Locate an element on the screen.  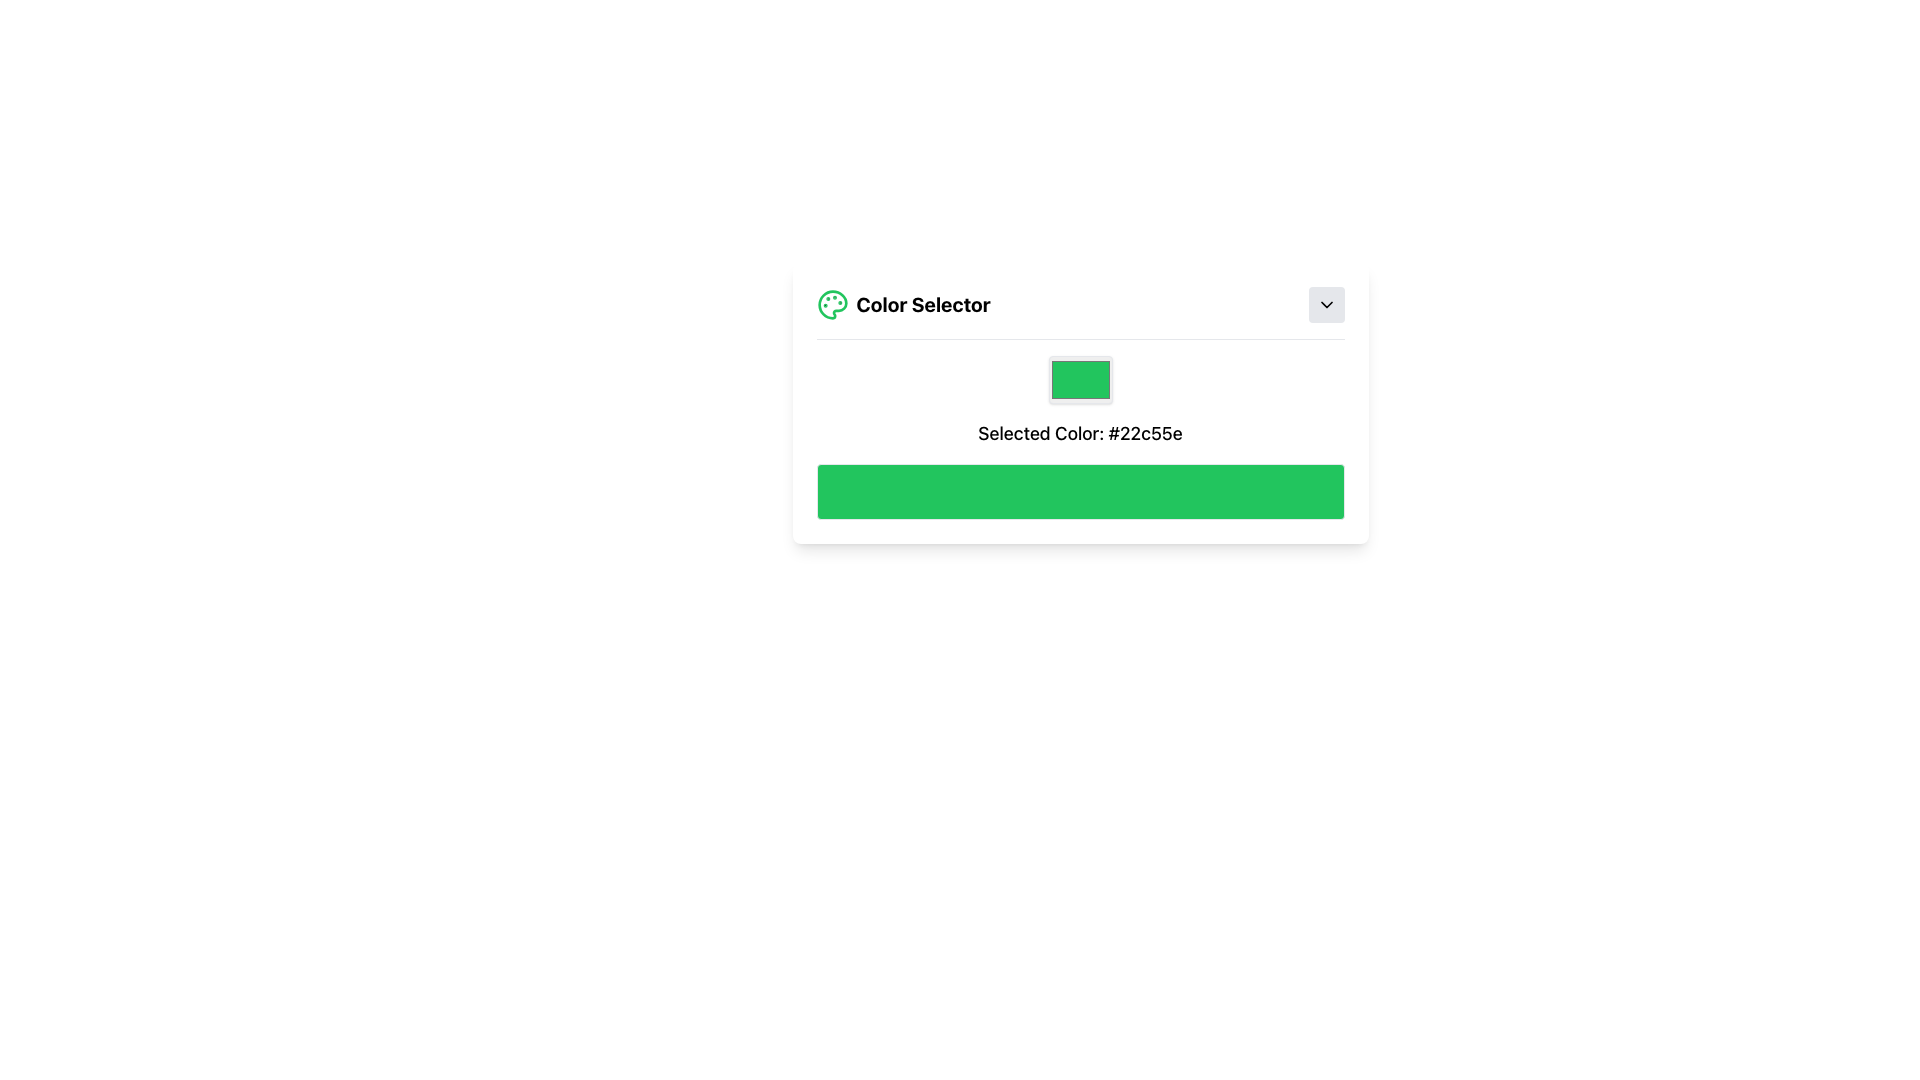
the 'Color Selector' Text Label, which is aligned with a palette icon to its left and located at the top of the interface is located at coordinates (922, 304).